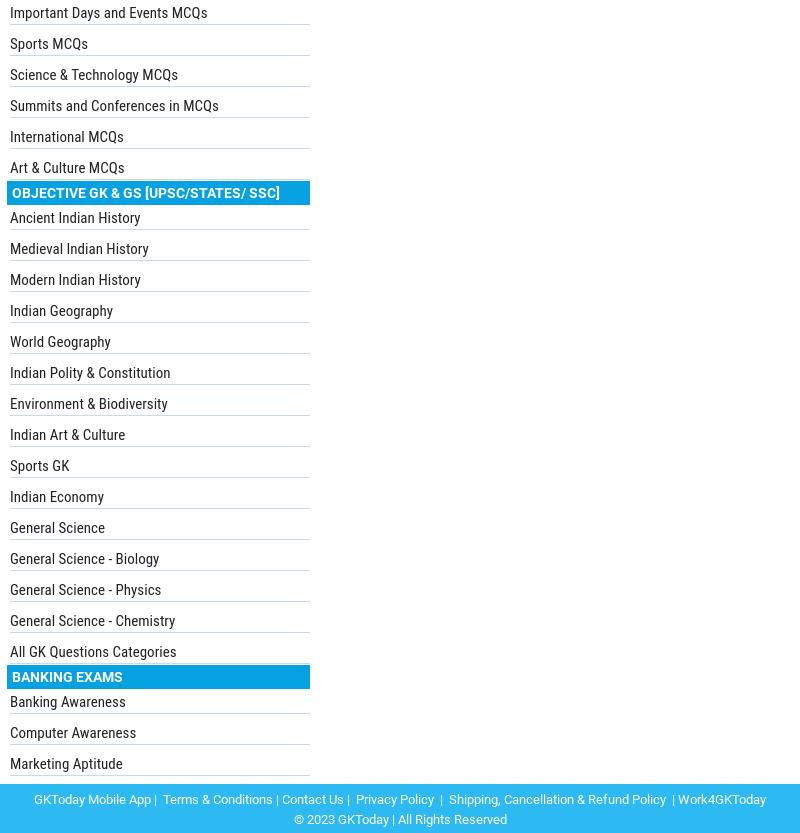 The width and height of the screenshot is (800, 833). Describe the element at coordinates (67, 675) in the screenshot. I see `'Banking Exams'` at that location.